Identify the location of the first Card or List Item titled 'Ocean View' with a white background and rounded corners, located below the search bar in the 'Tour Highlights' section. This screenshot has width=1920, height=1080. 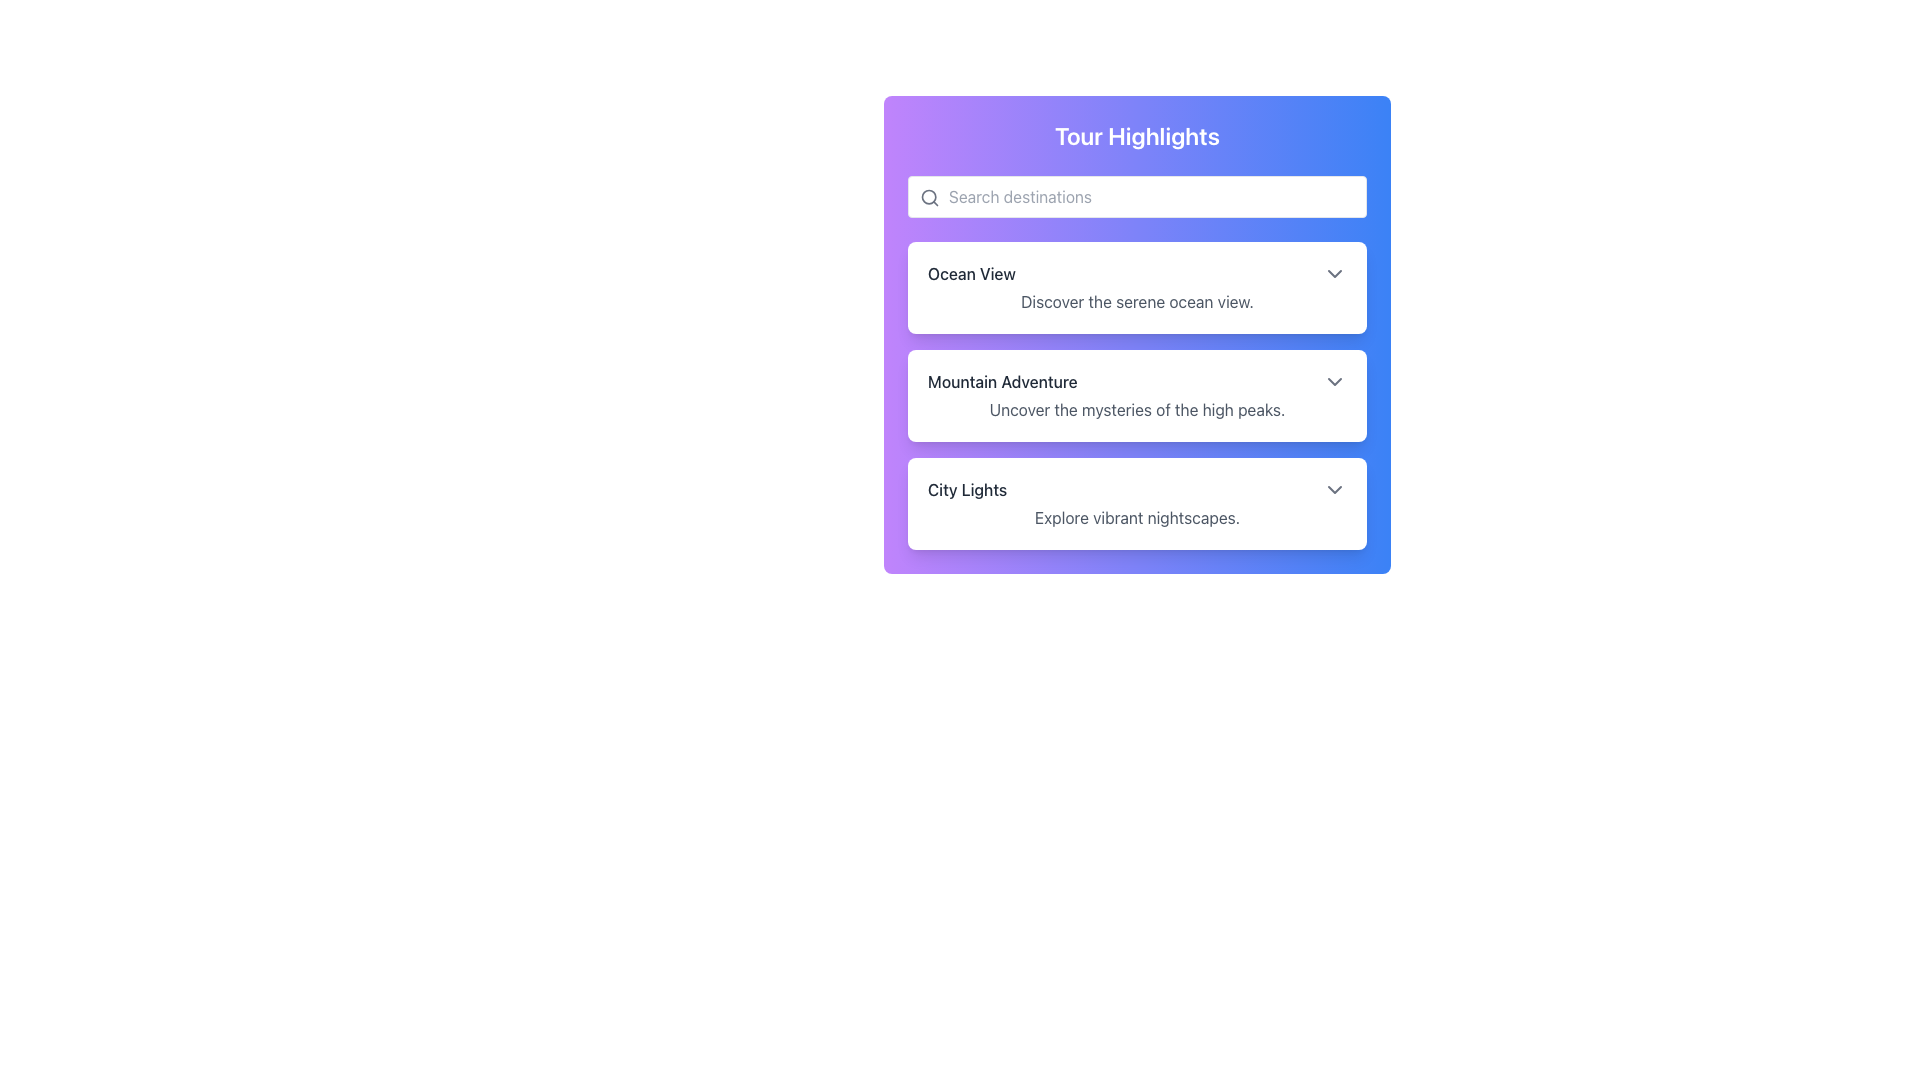
(1137, 288).